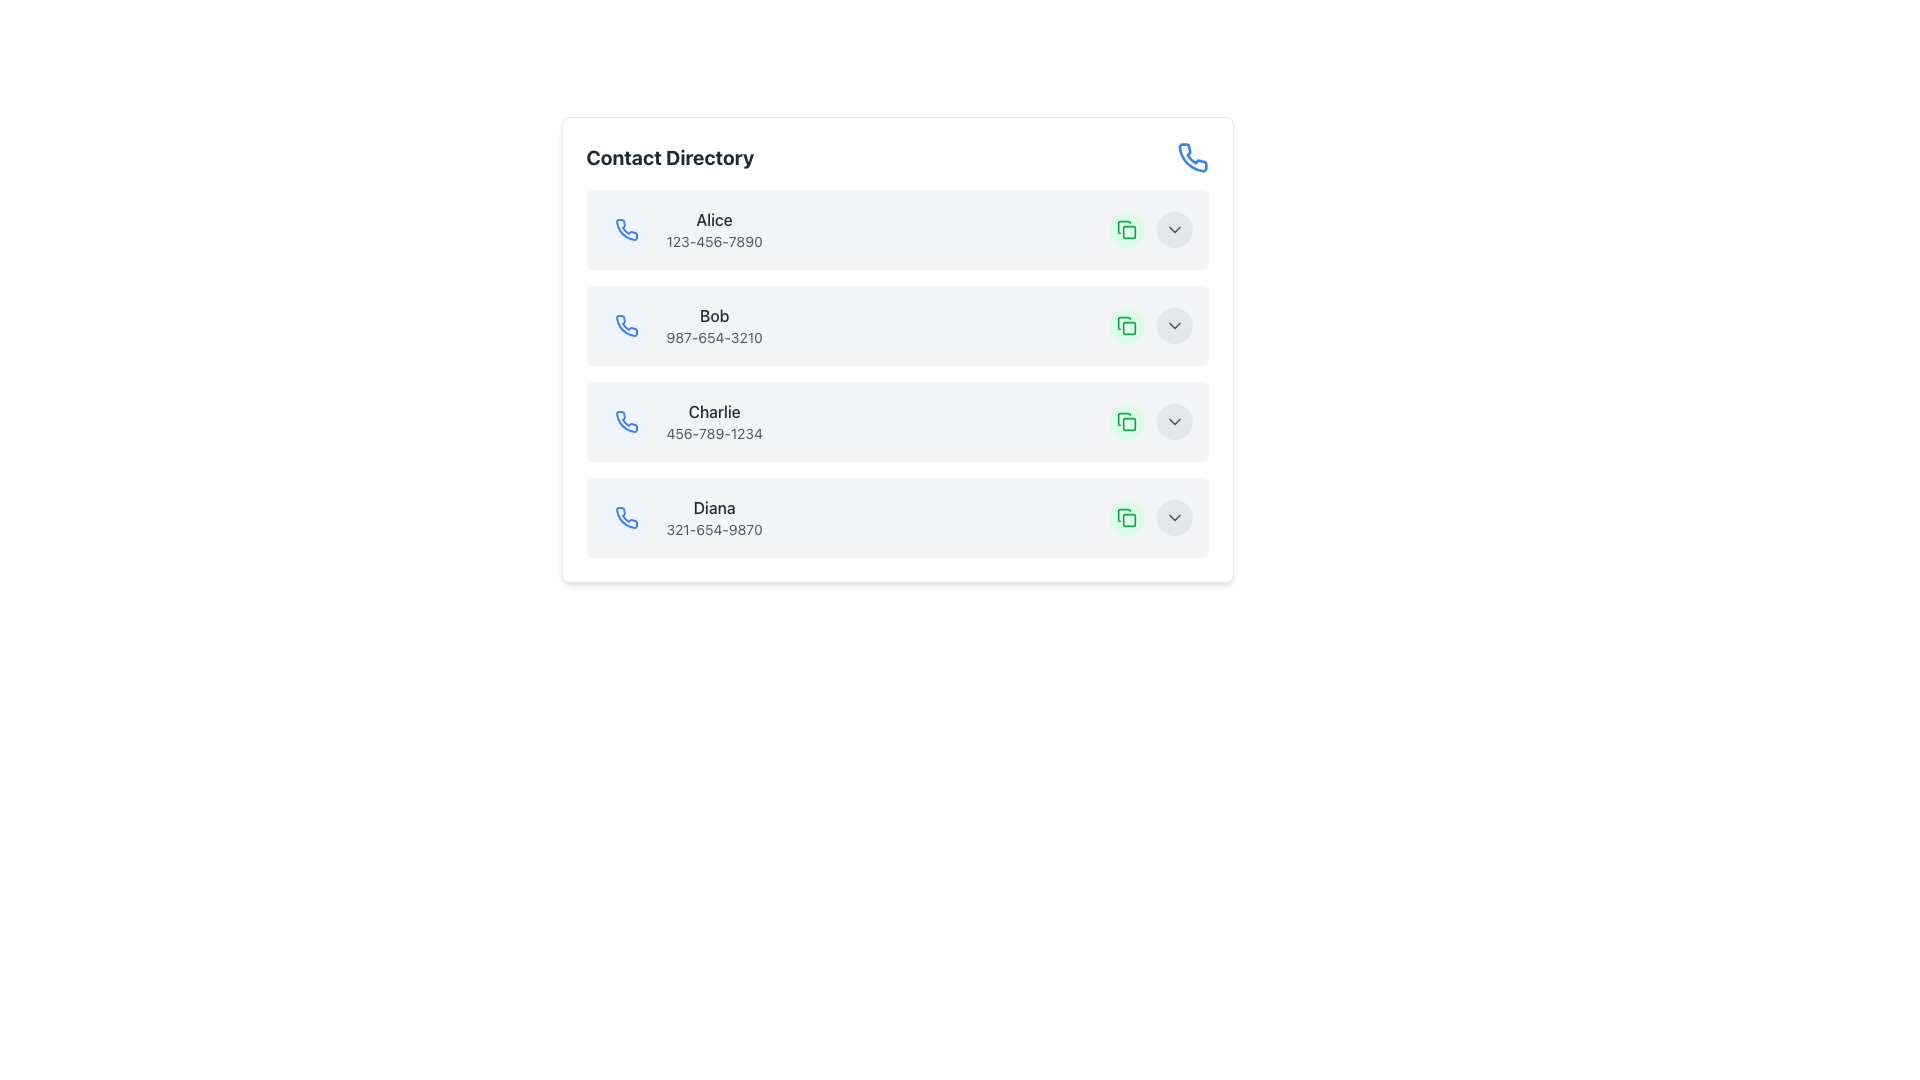 This screenshot has height=1080, width=1920. Describe the element at coordinates (1174, 325) in the screenshot. I see `the circular button with a light gray background and a black downward arrow icon located to the far right of Bob's contact entry to trigger a hover state or tooltip display` at that location.